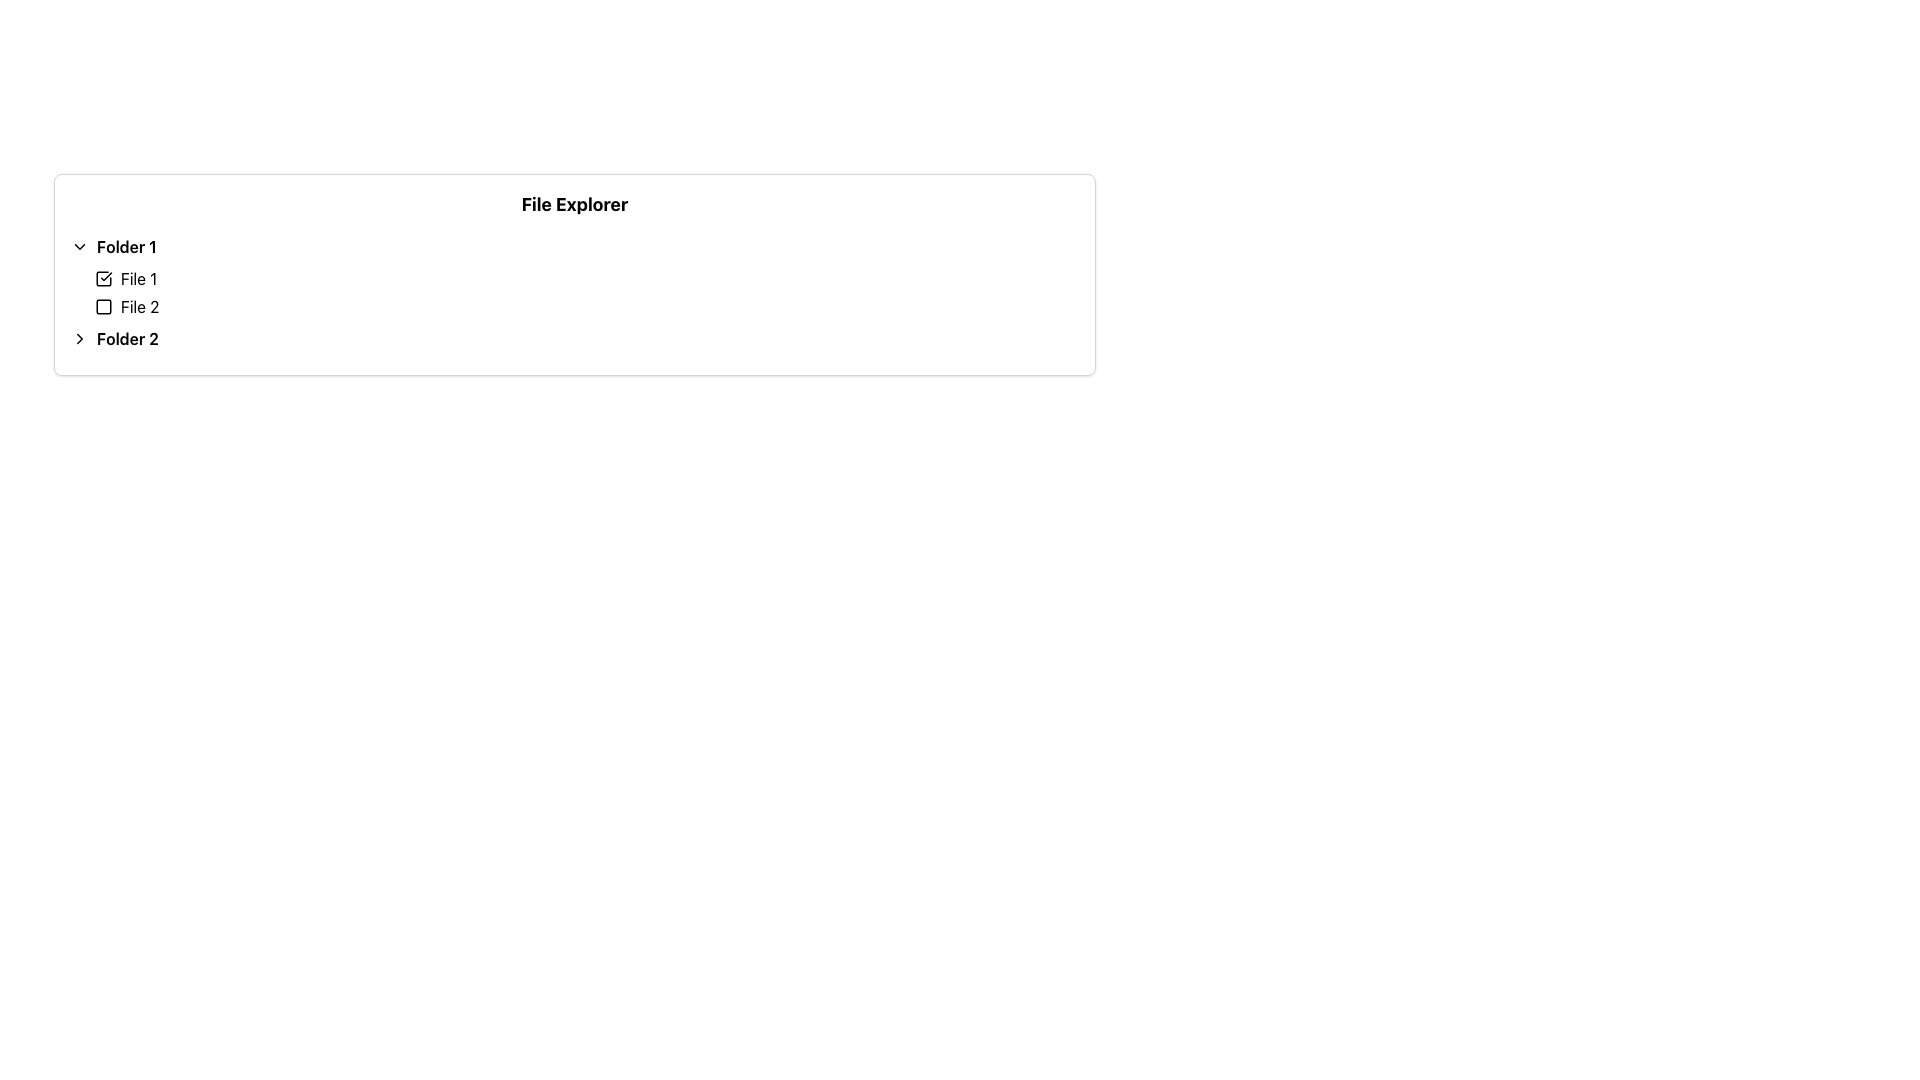  What do you see at coordinates (80, 338) in the screenshot?
I see `the right-facing chevron icon next to the text 'Folder 2'` at bounding box center [80, 338].